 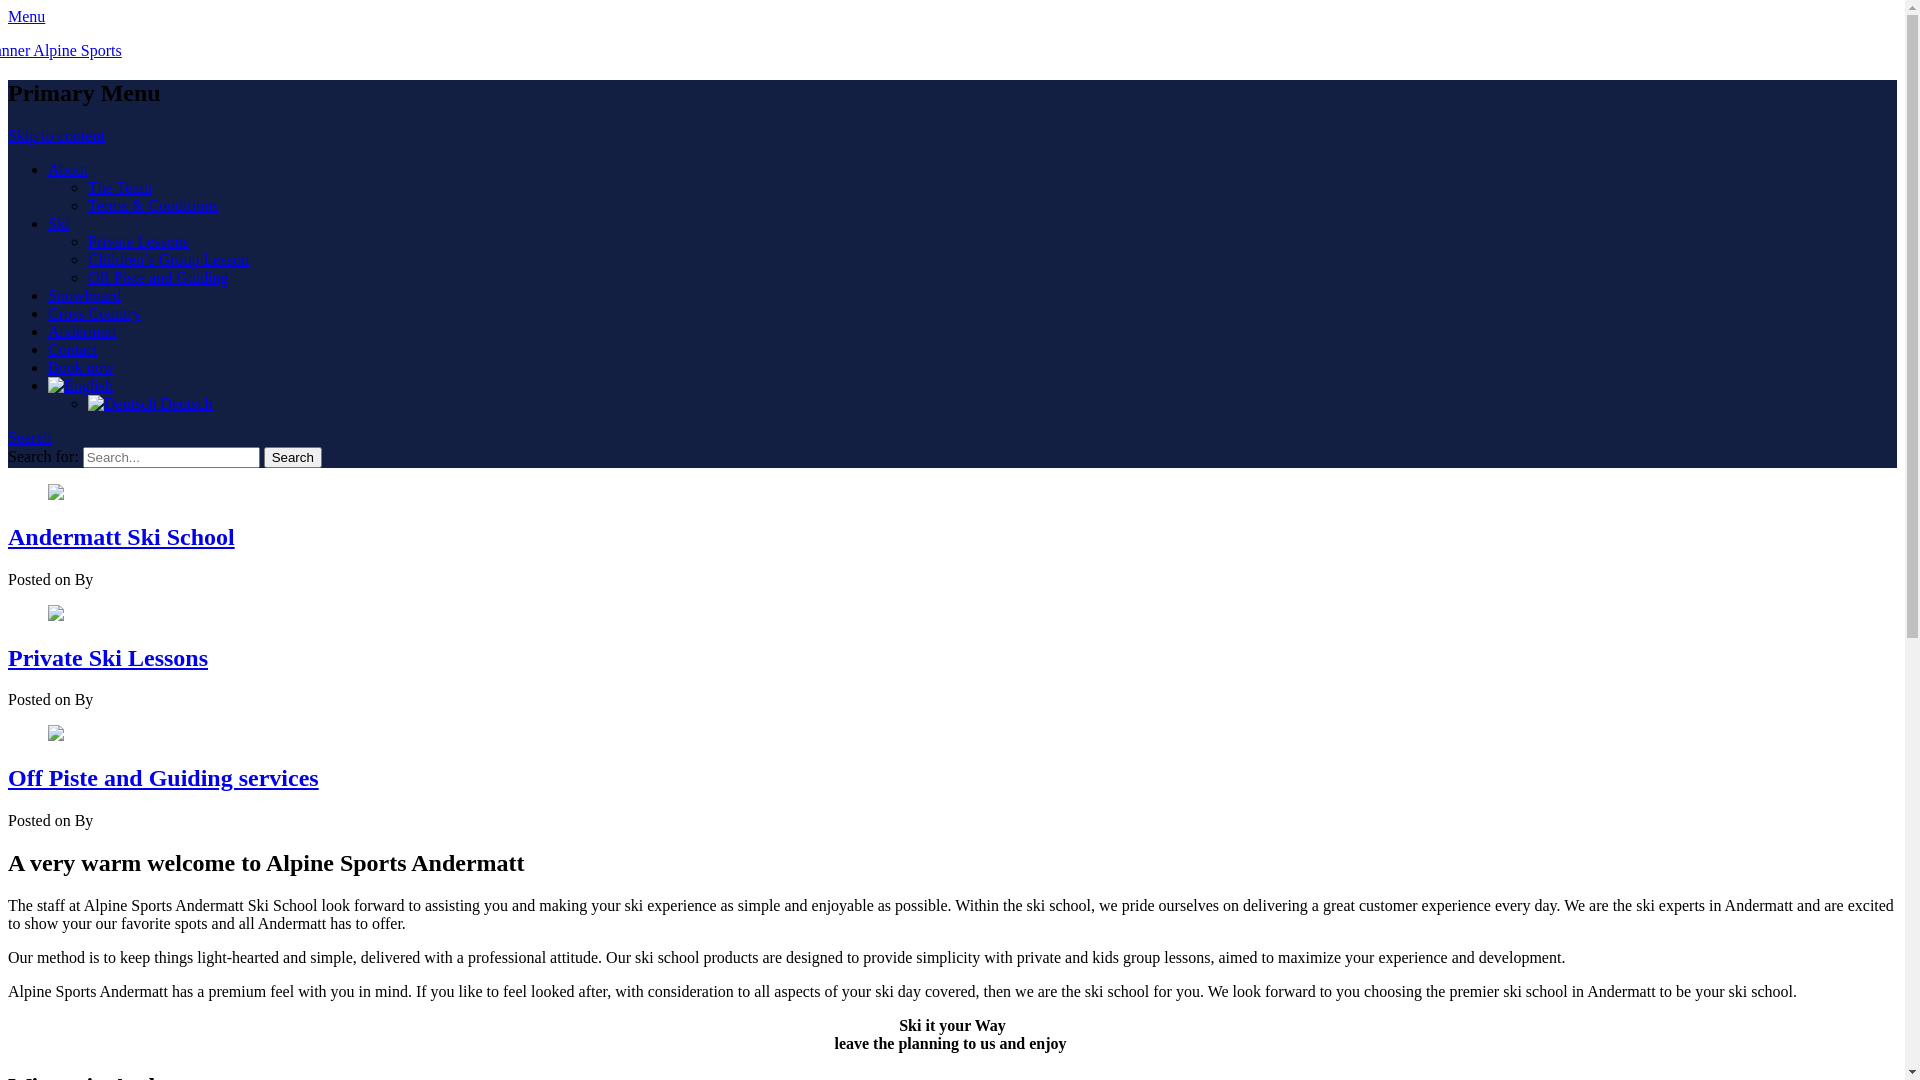 What do you see at coordinates (56, 494) in the screenshot?
I see `'Permalink to: Andermatt Ski School'` at bounding box center [56, 494].